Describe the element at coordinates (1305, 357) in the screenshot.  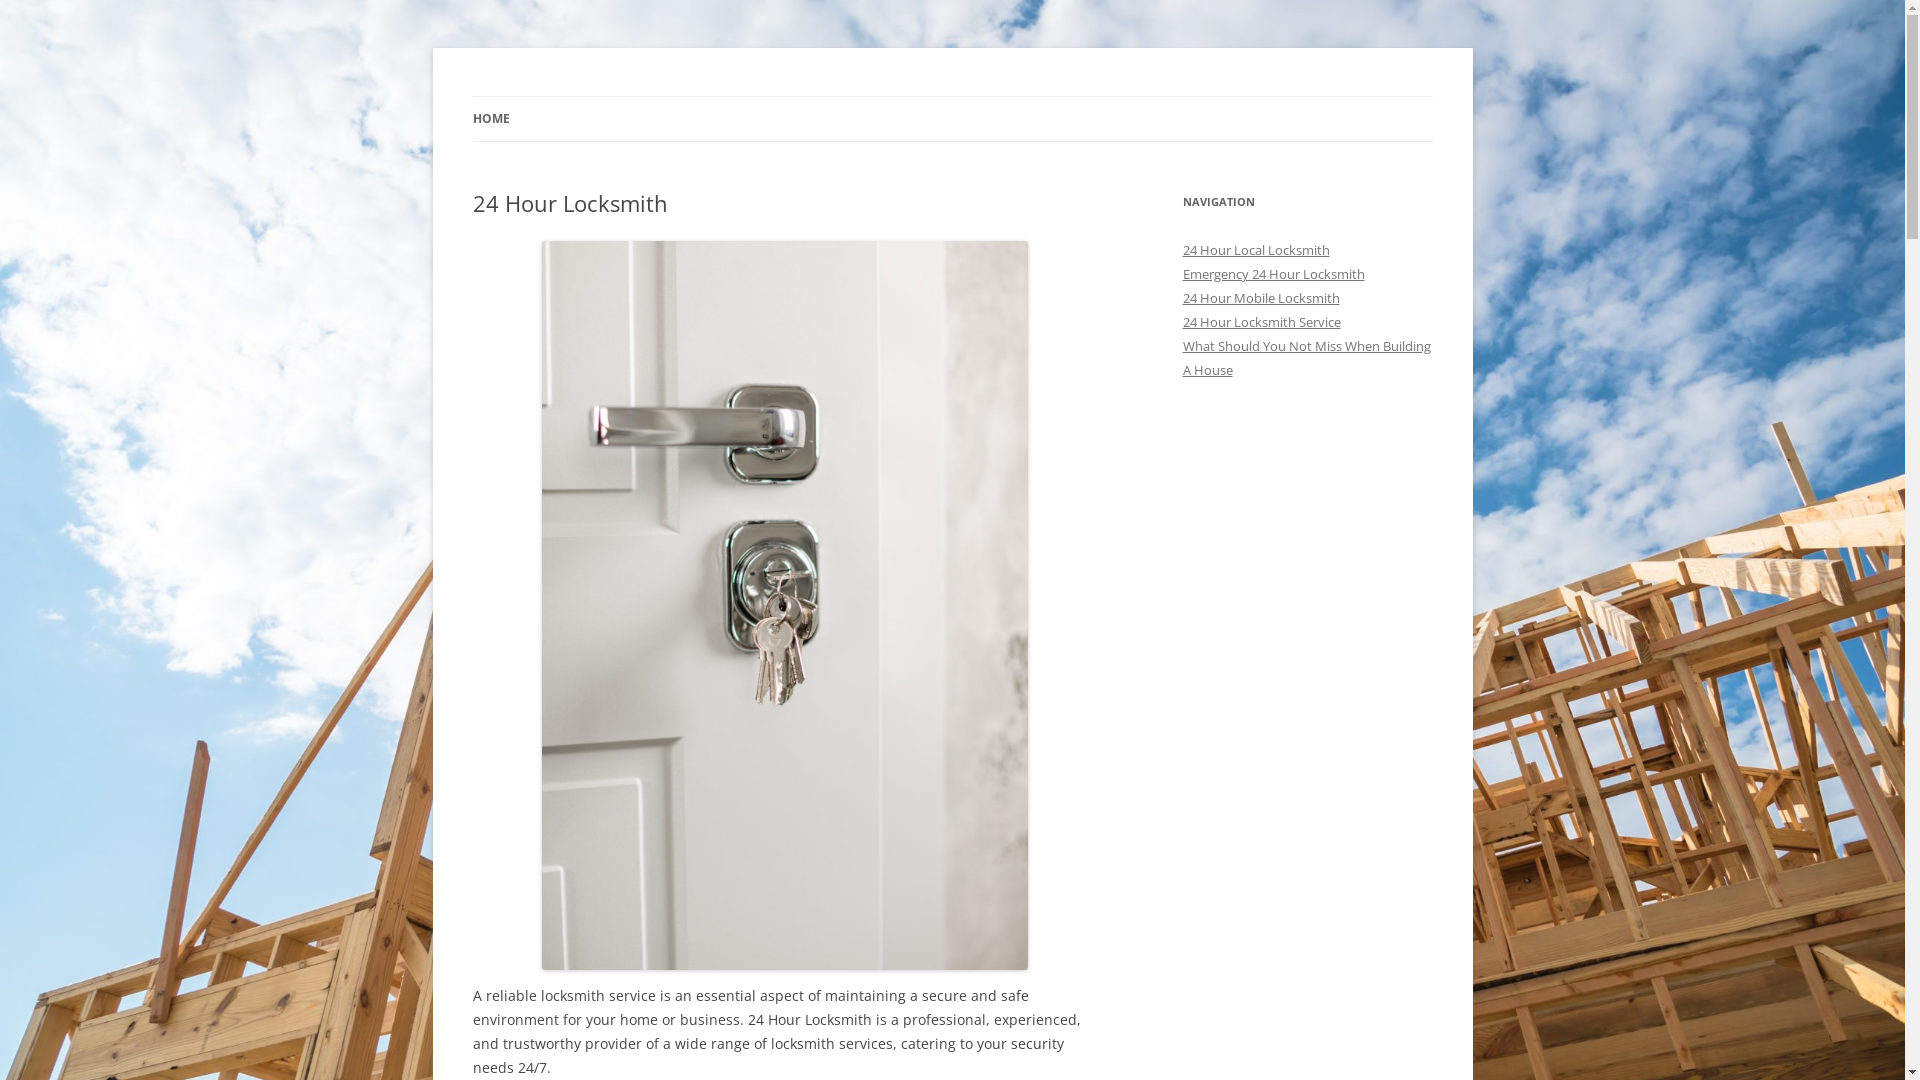
I see `'What Should You Not Miss When Building A House'` at that location.